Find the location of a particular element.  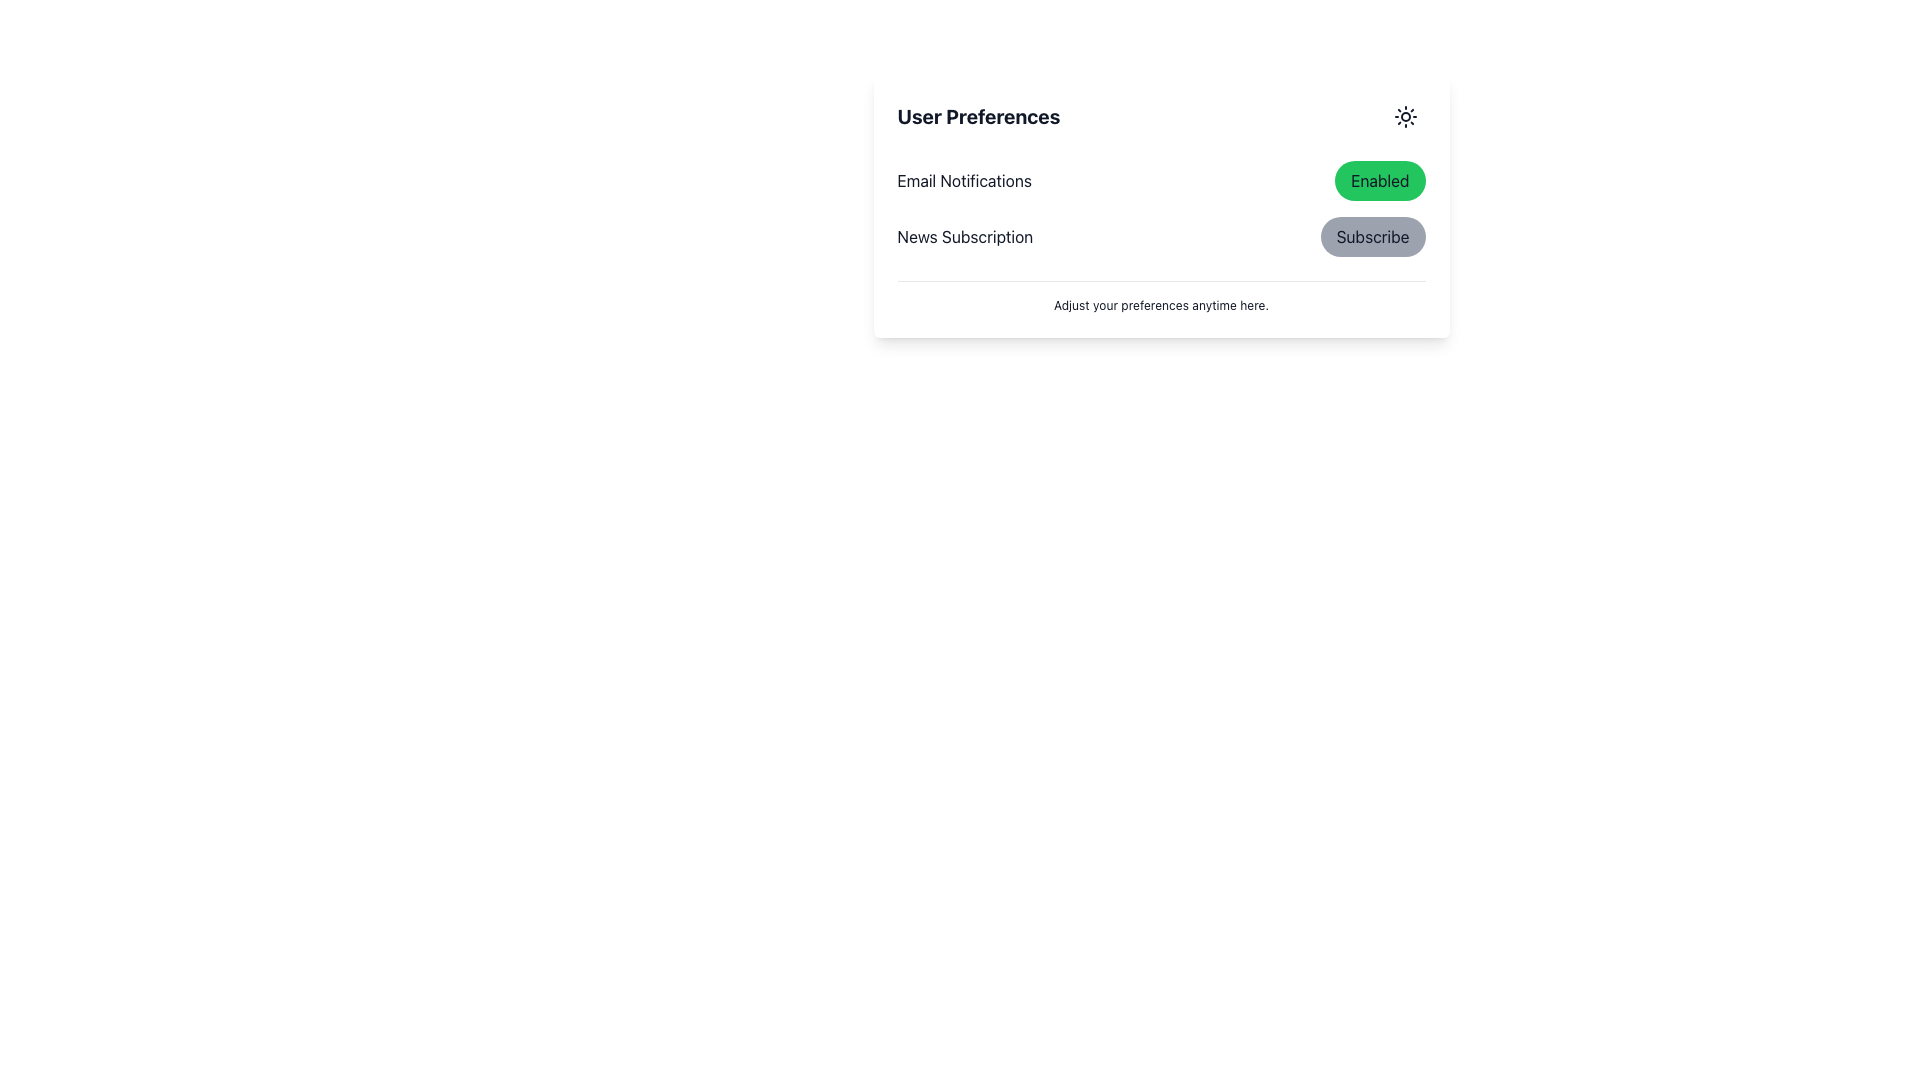

the green pill-shaped button labeled 'Enabled' located in the 'Email Notifications' section is located at coordinates (1379, 181).